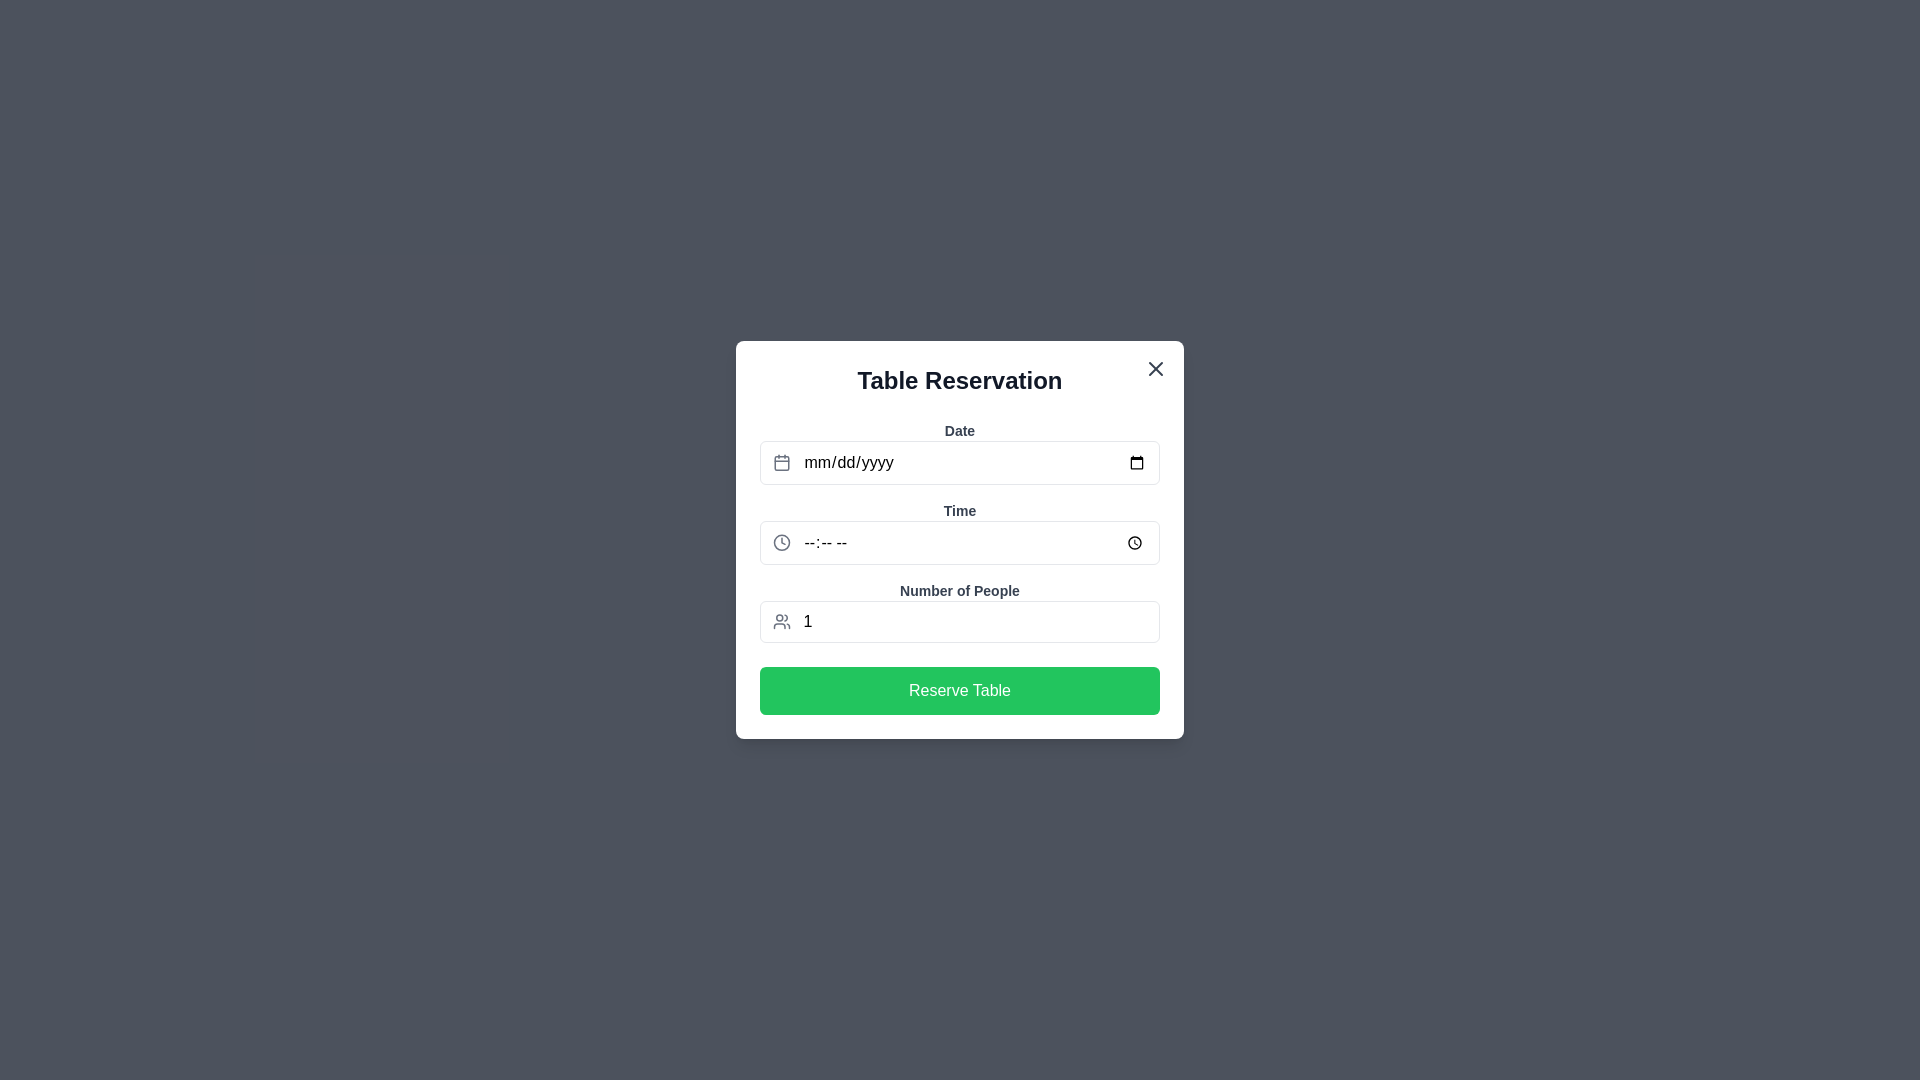 The width and height of the screenshot is (1920, 1080). What do you see at coordinates (781, 620) in the screenshot?
I see `the user group icon, which is a light gray minimalistic design representing two abstract human figures, located at the left side of the input field labeled 'Number of People'` at bounding box center [781, 620].